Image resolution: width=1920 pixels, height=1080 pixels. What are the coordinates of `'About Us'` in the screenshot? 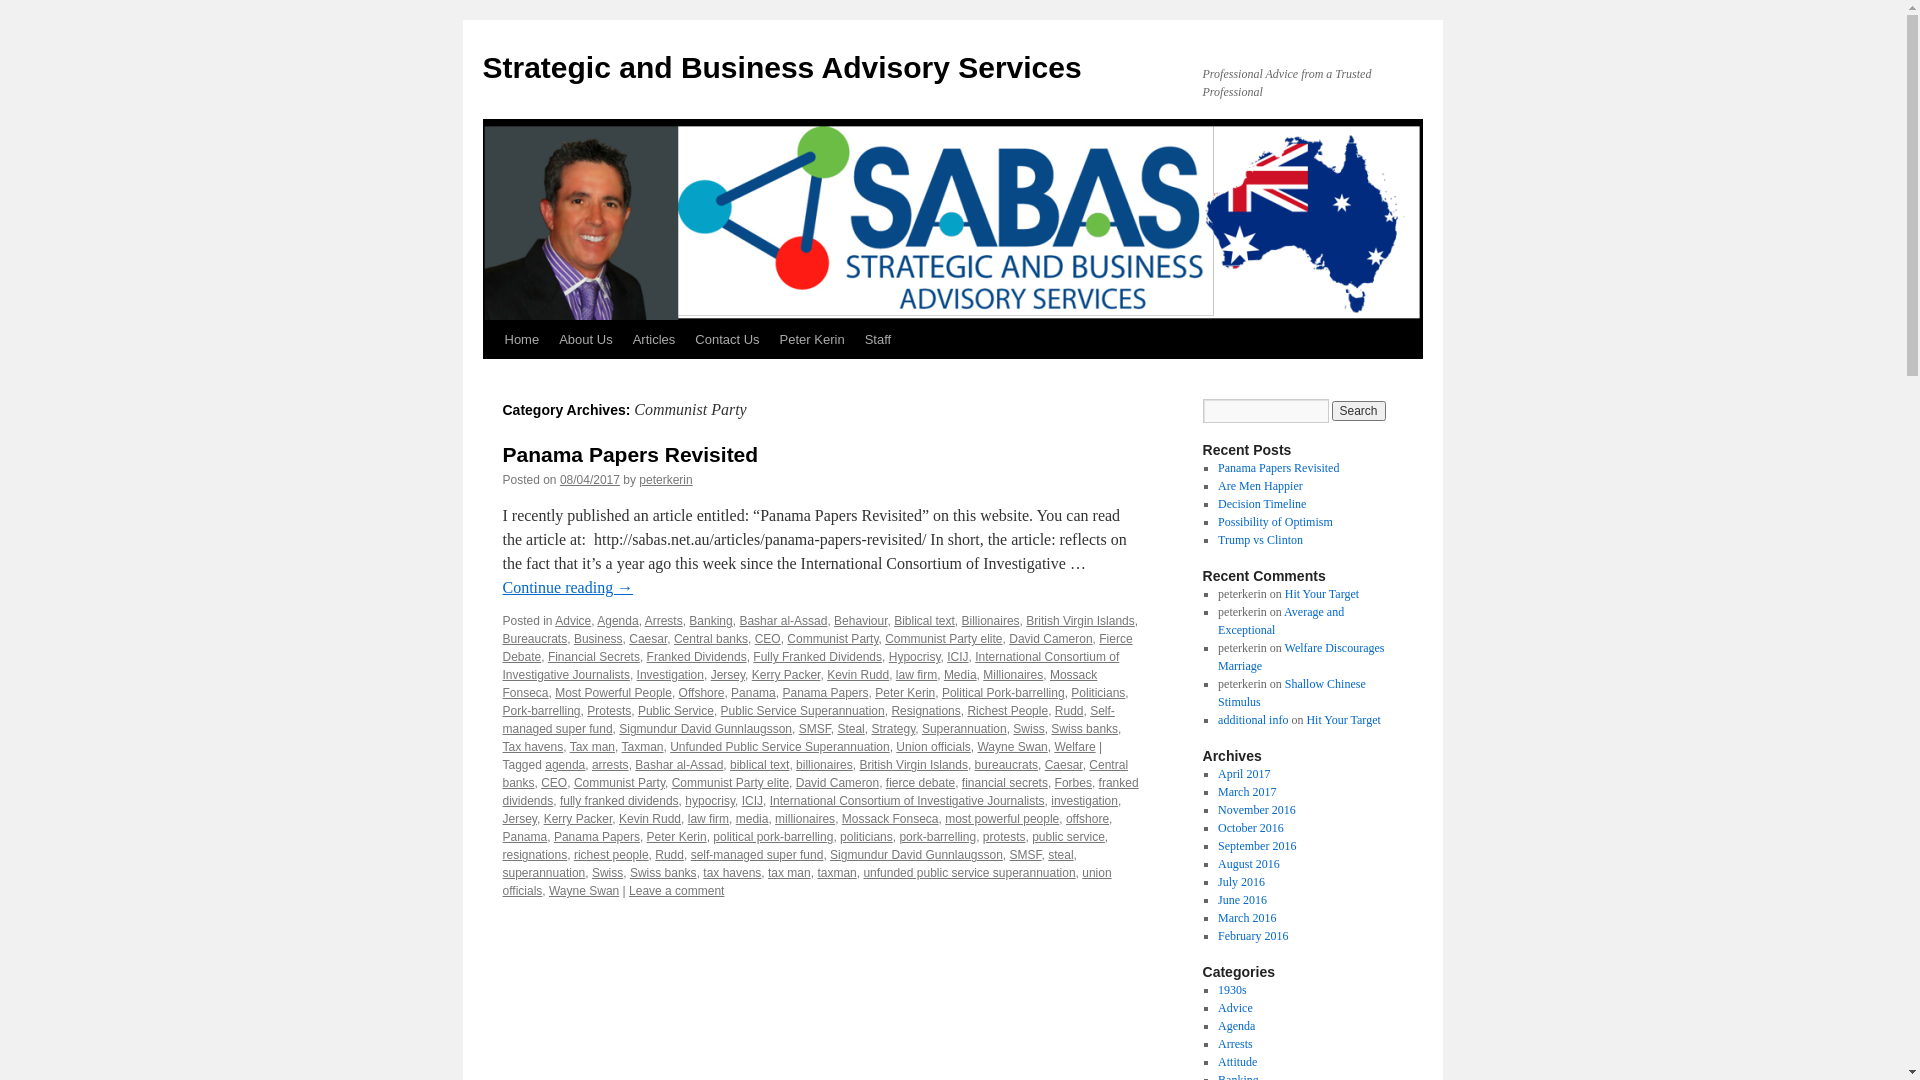 It's located at (548, 338).